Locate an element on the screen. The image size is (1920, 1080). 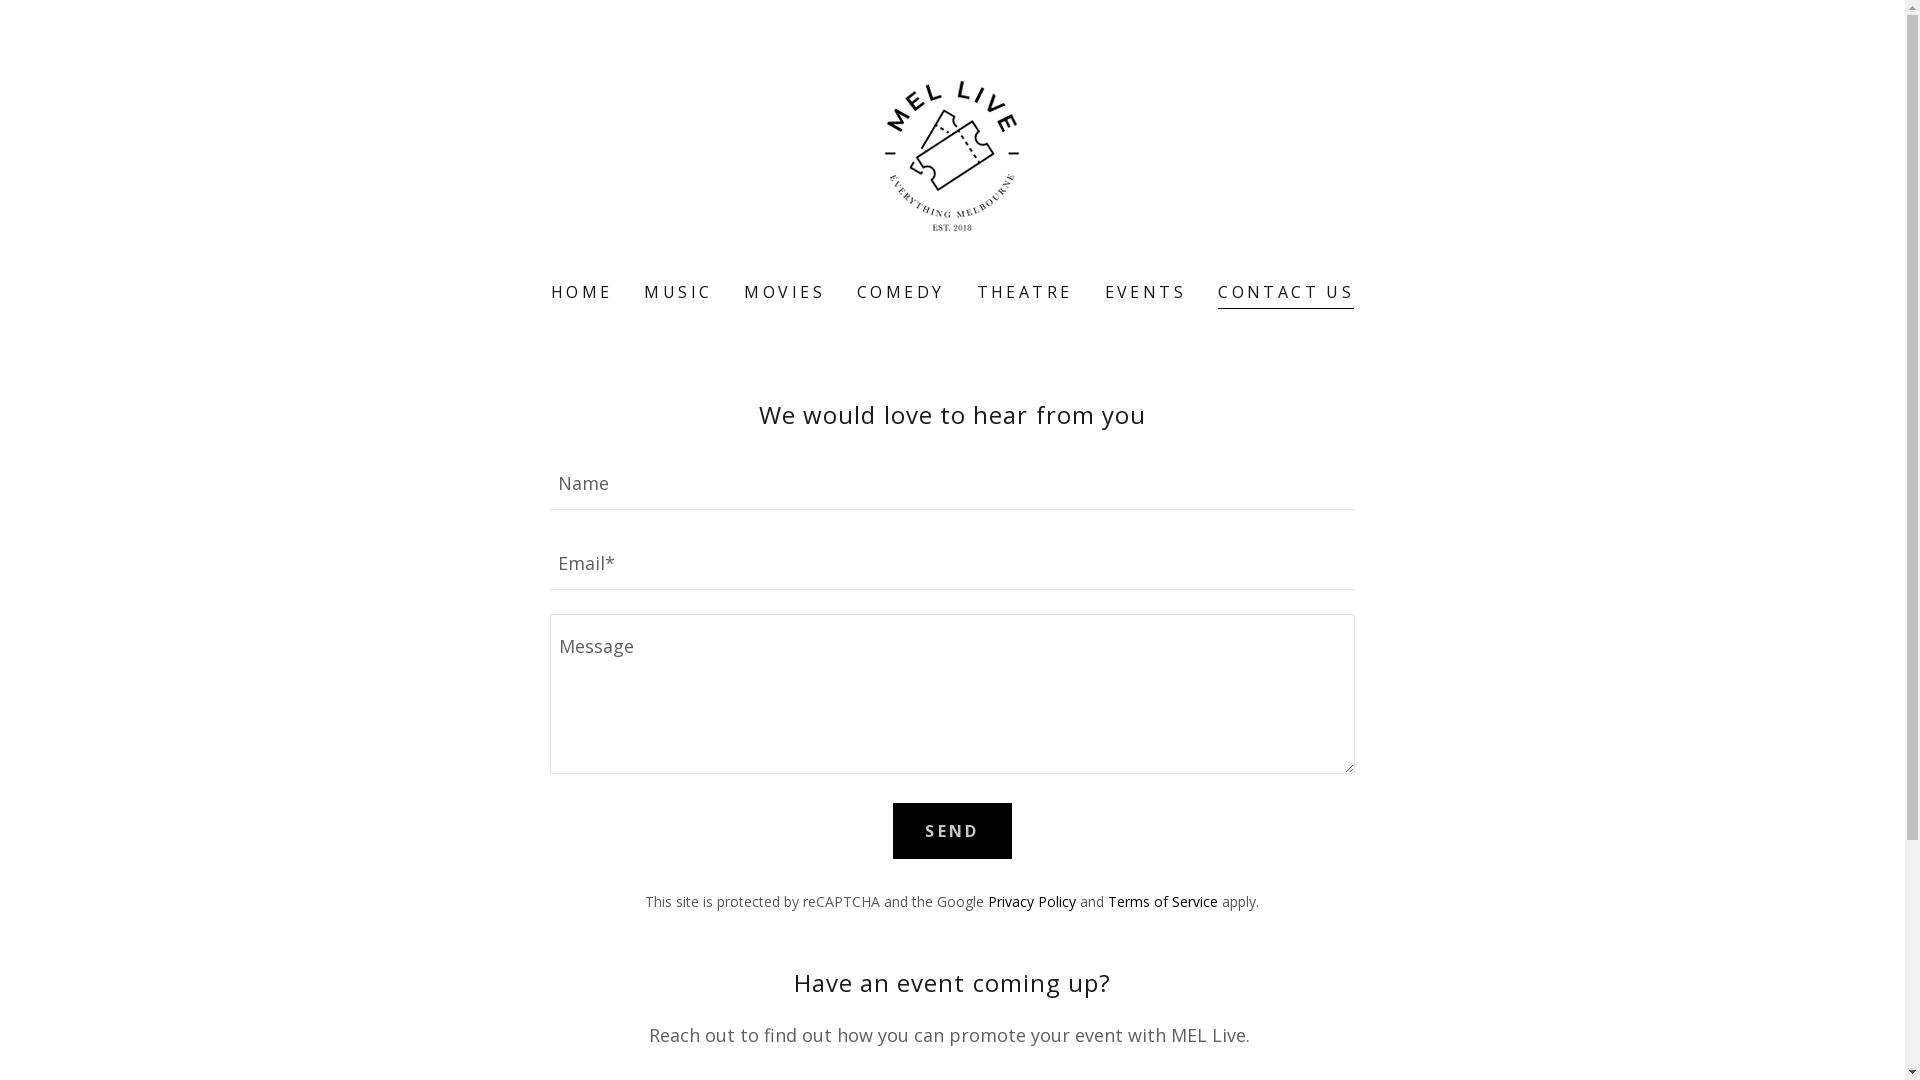
'THEATRE' is located at coordinates (1025, 292).